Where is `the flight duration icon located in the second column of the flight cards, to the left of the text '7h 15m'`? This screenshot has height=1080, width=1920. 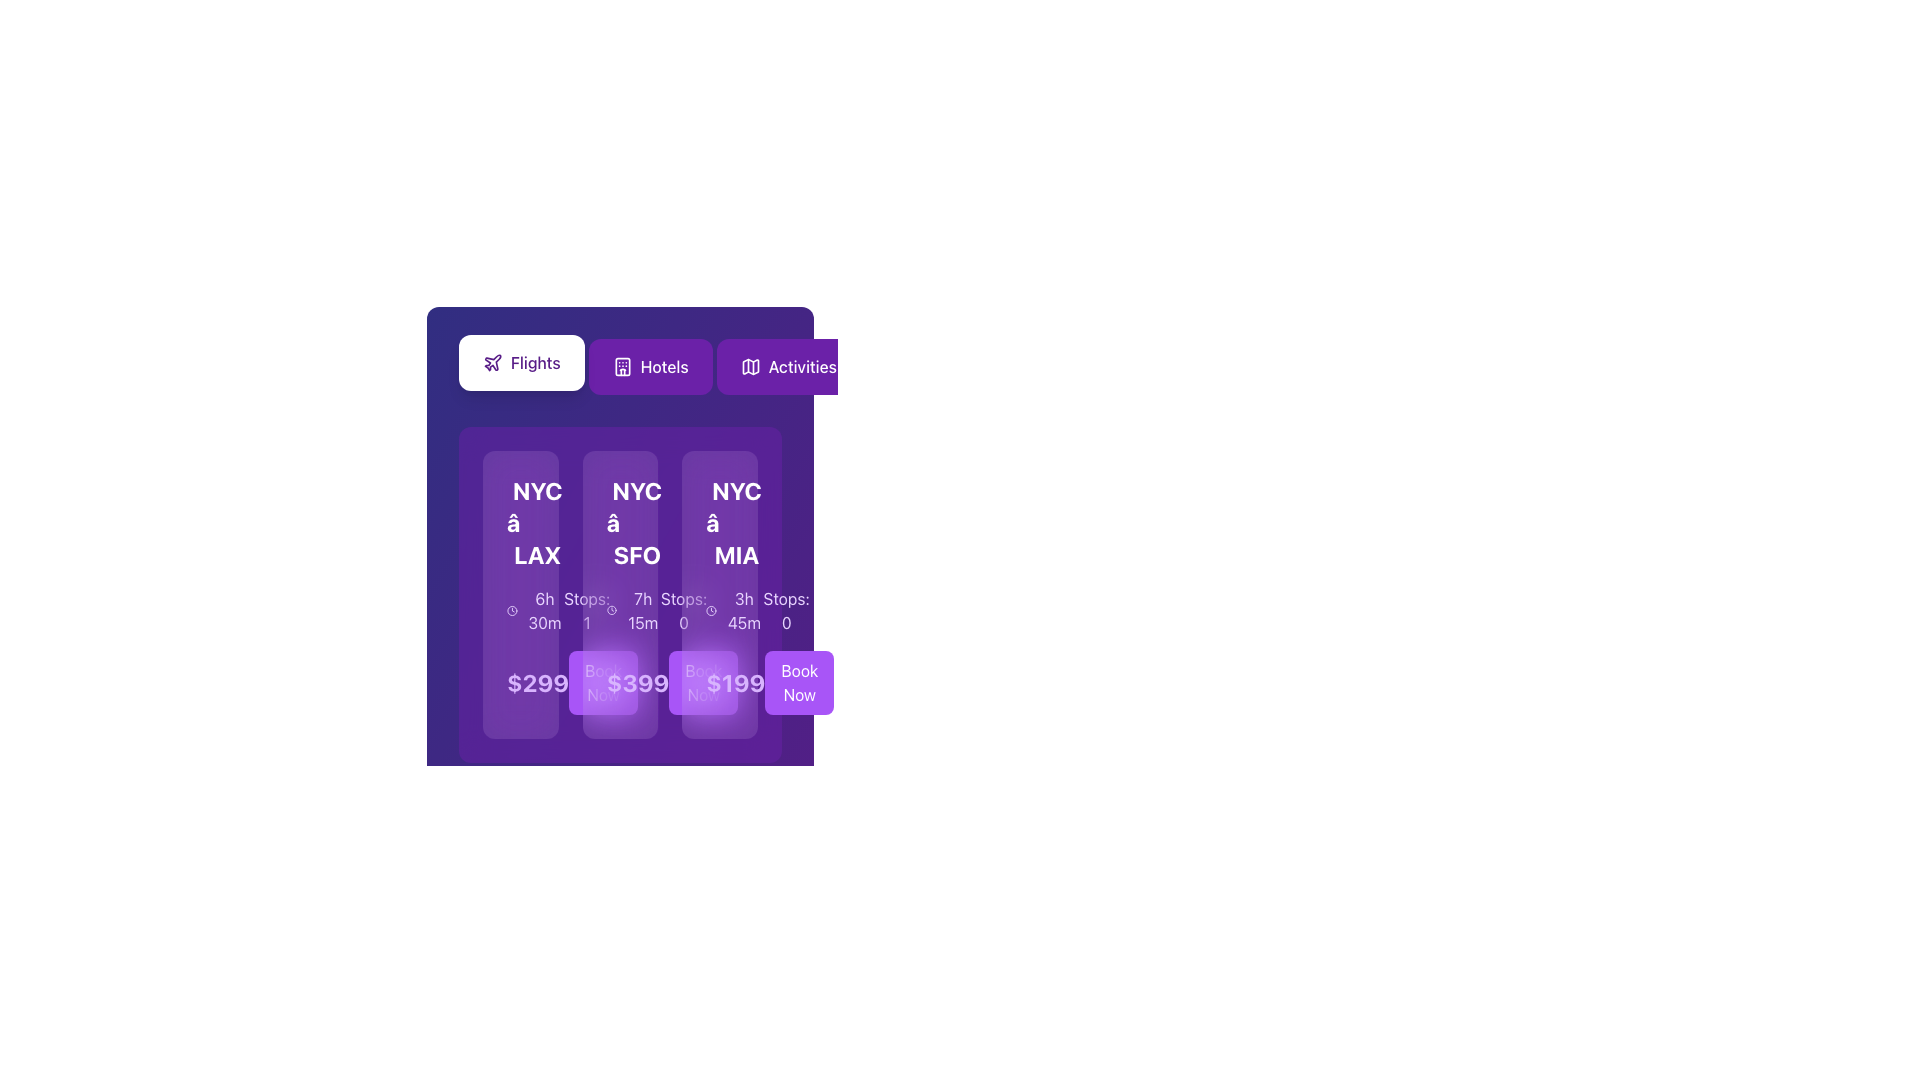
the flight duration icon located in the second column of the flight cards, to the left of the text '7h 15m' is located at coordinates (611, 609).